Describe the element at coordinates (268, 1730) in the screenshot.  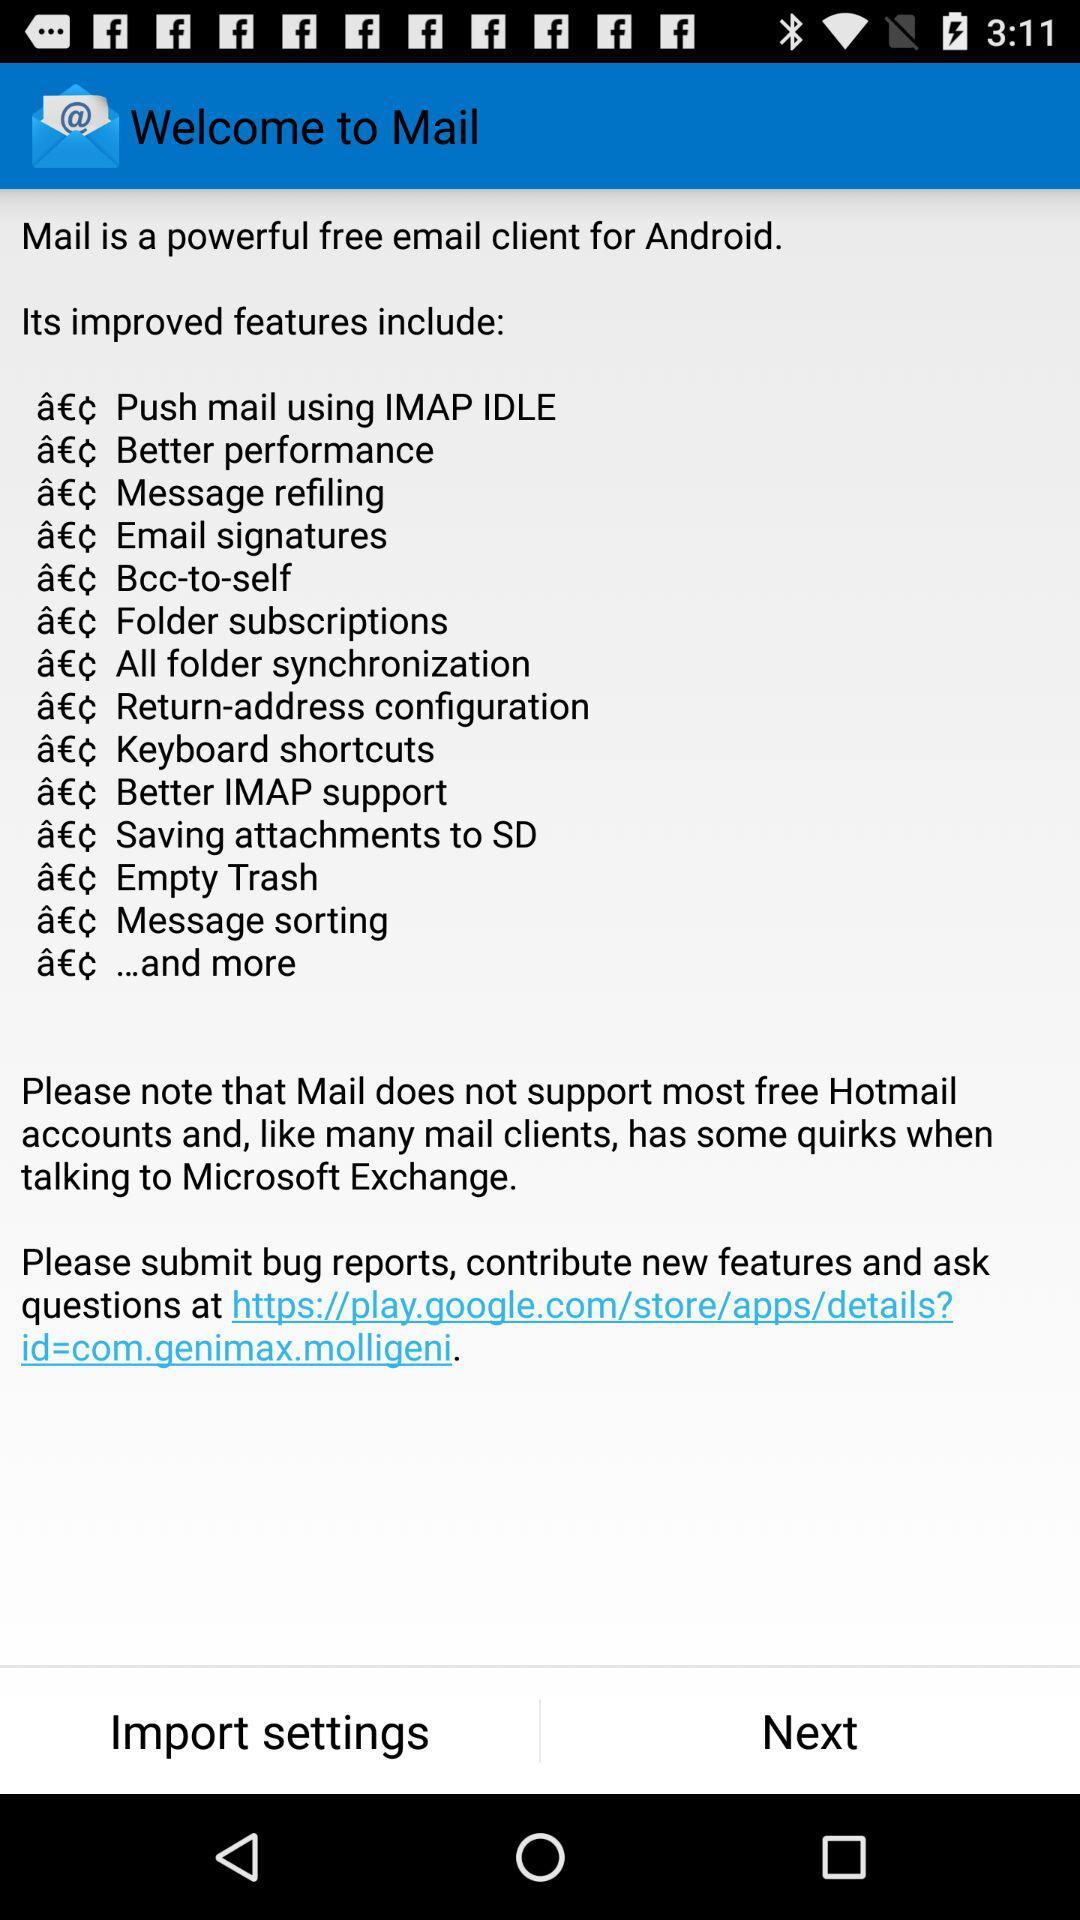
I see `the button next to next` at that location.